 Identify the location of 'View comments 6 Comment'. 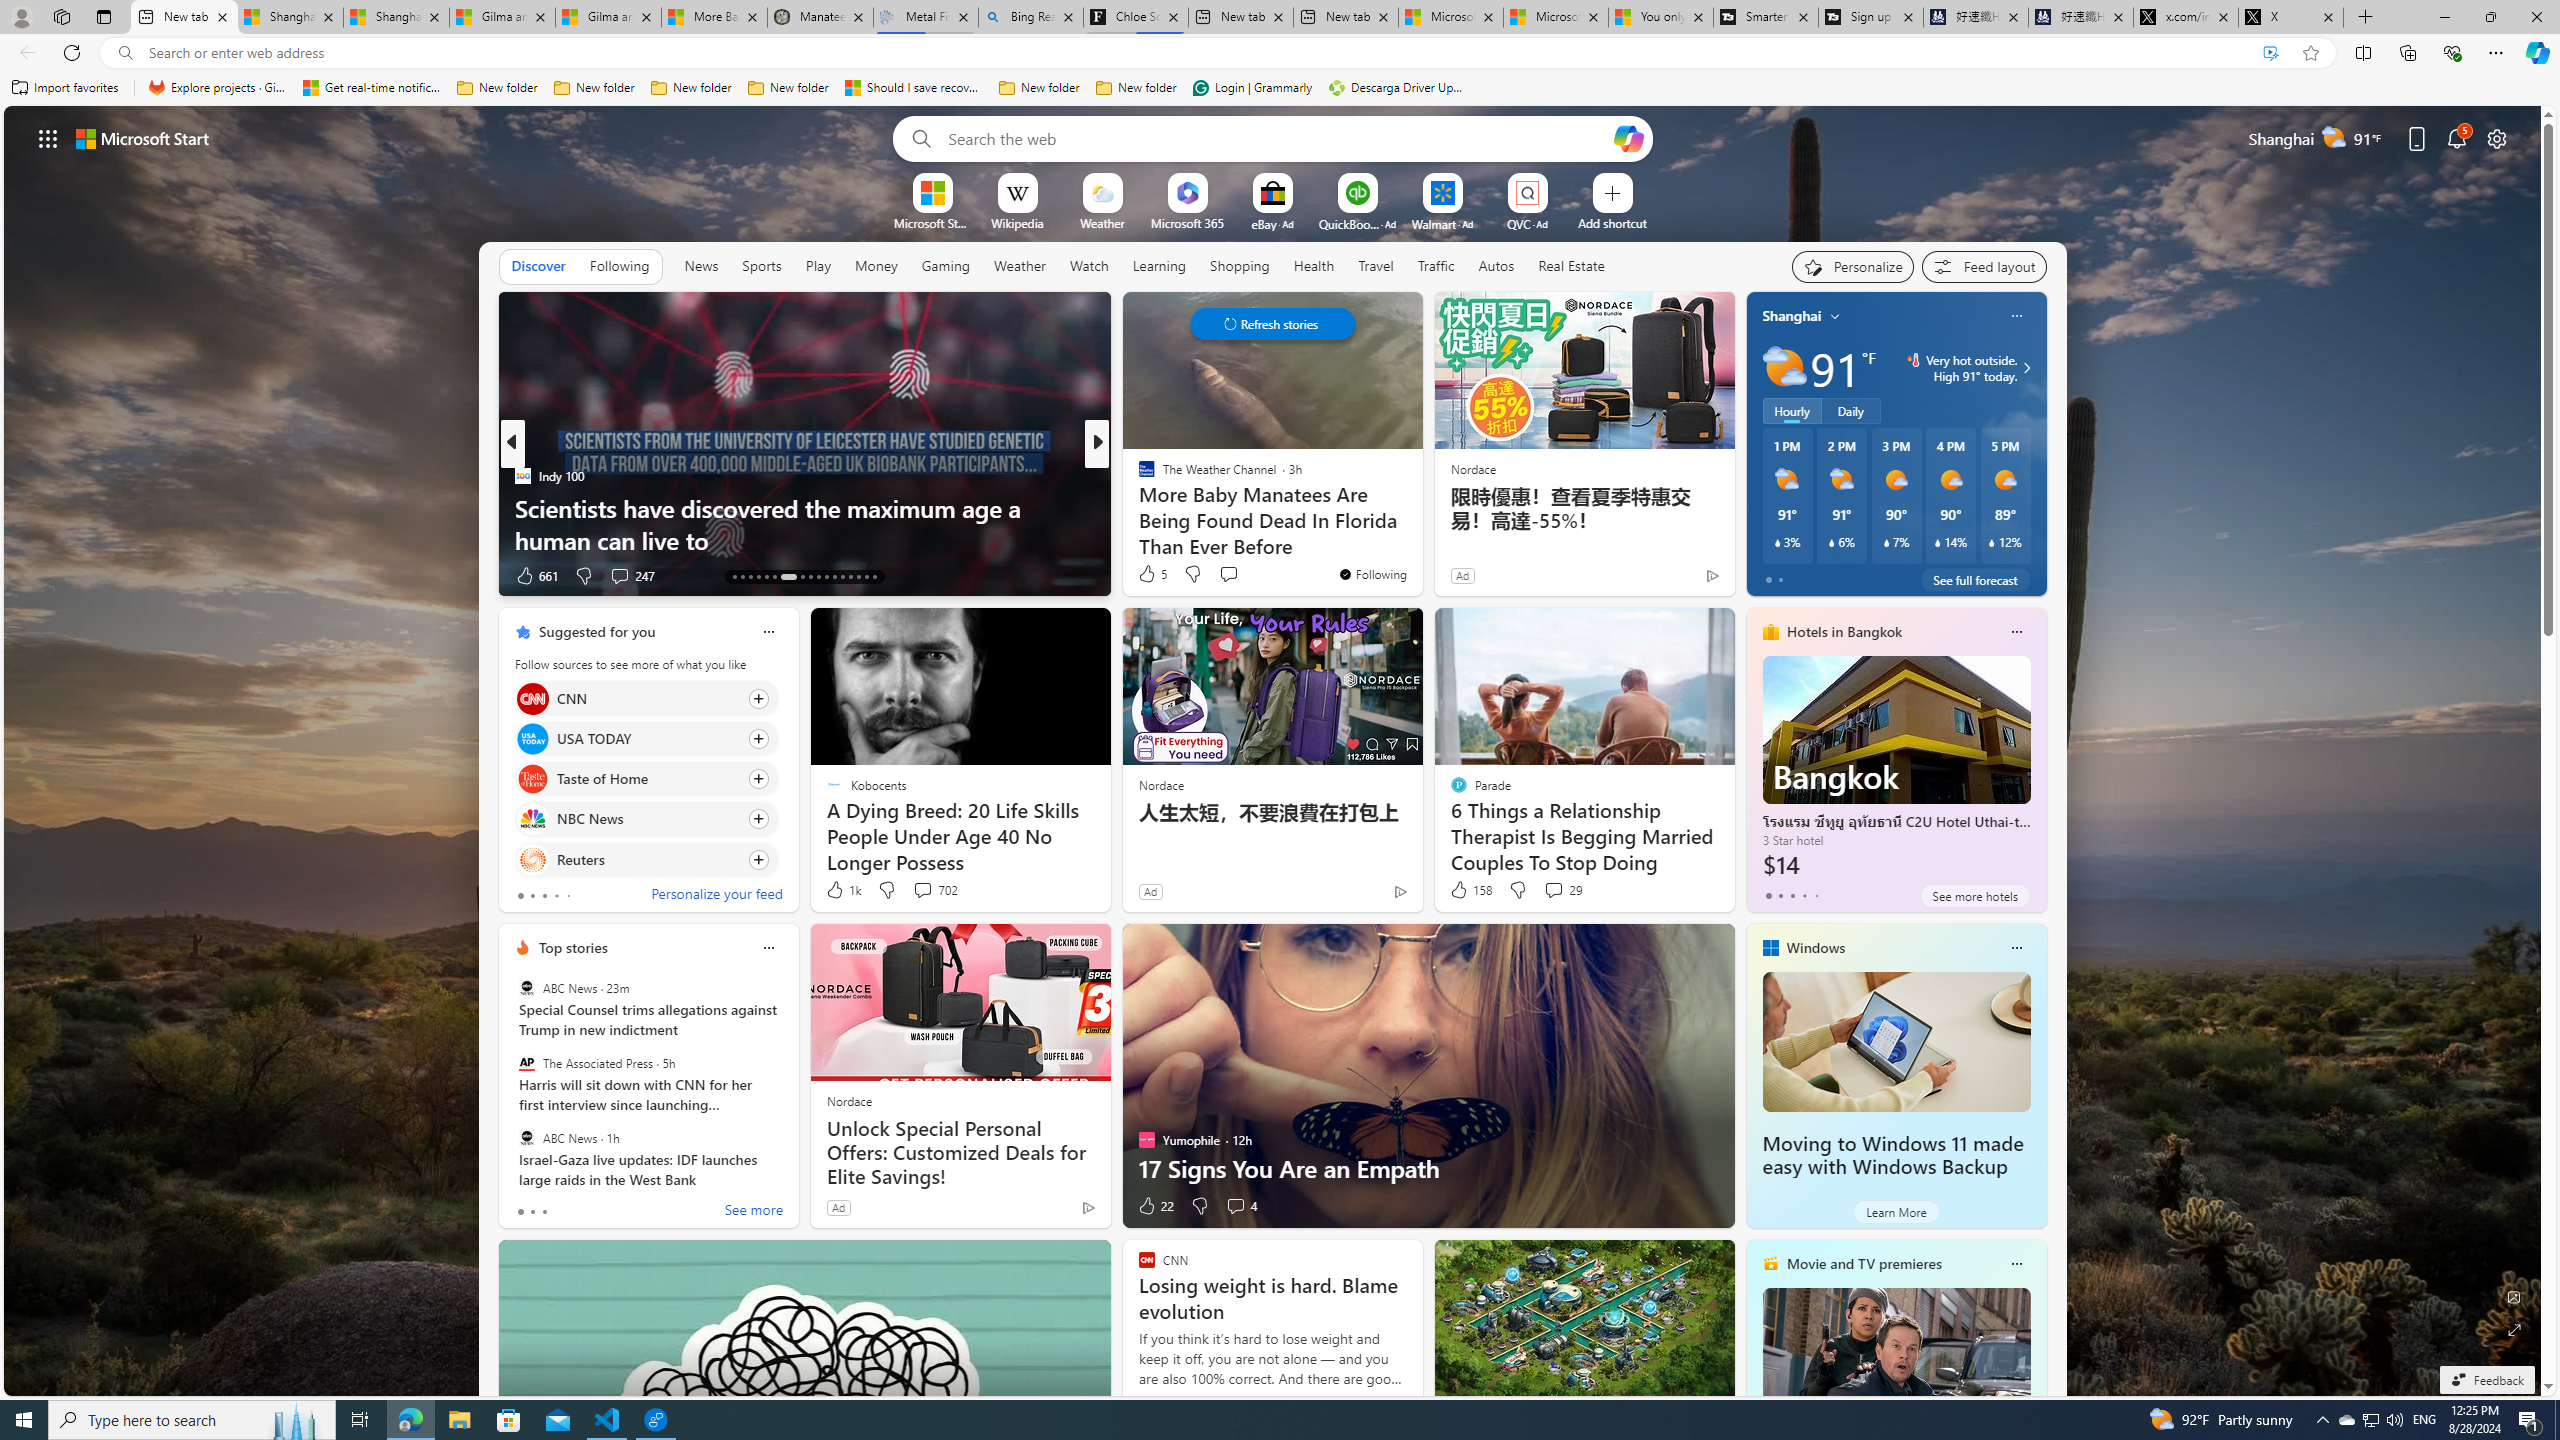
(1240, 575).